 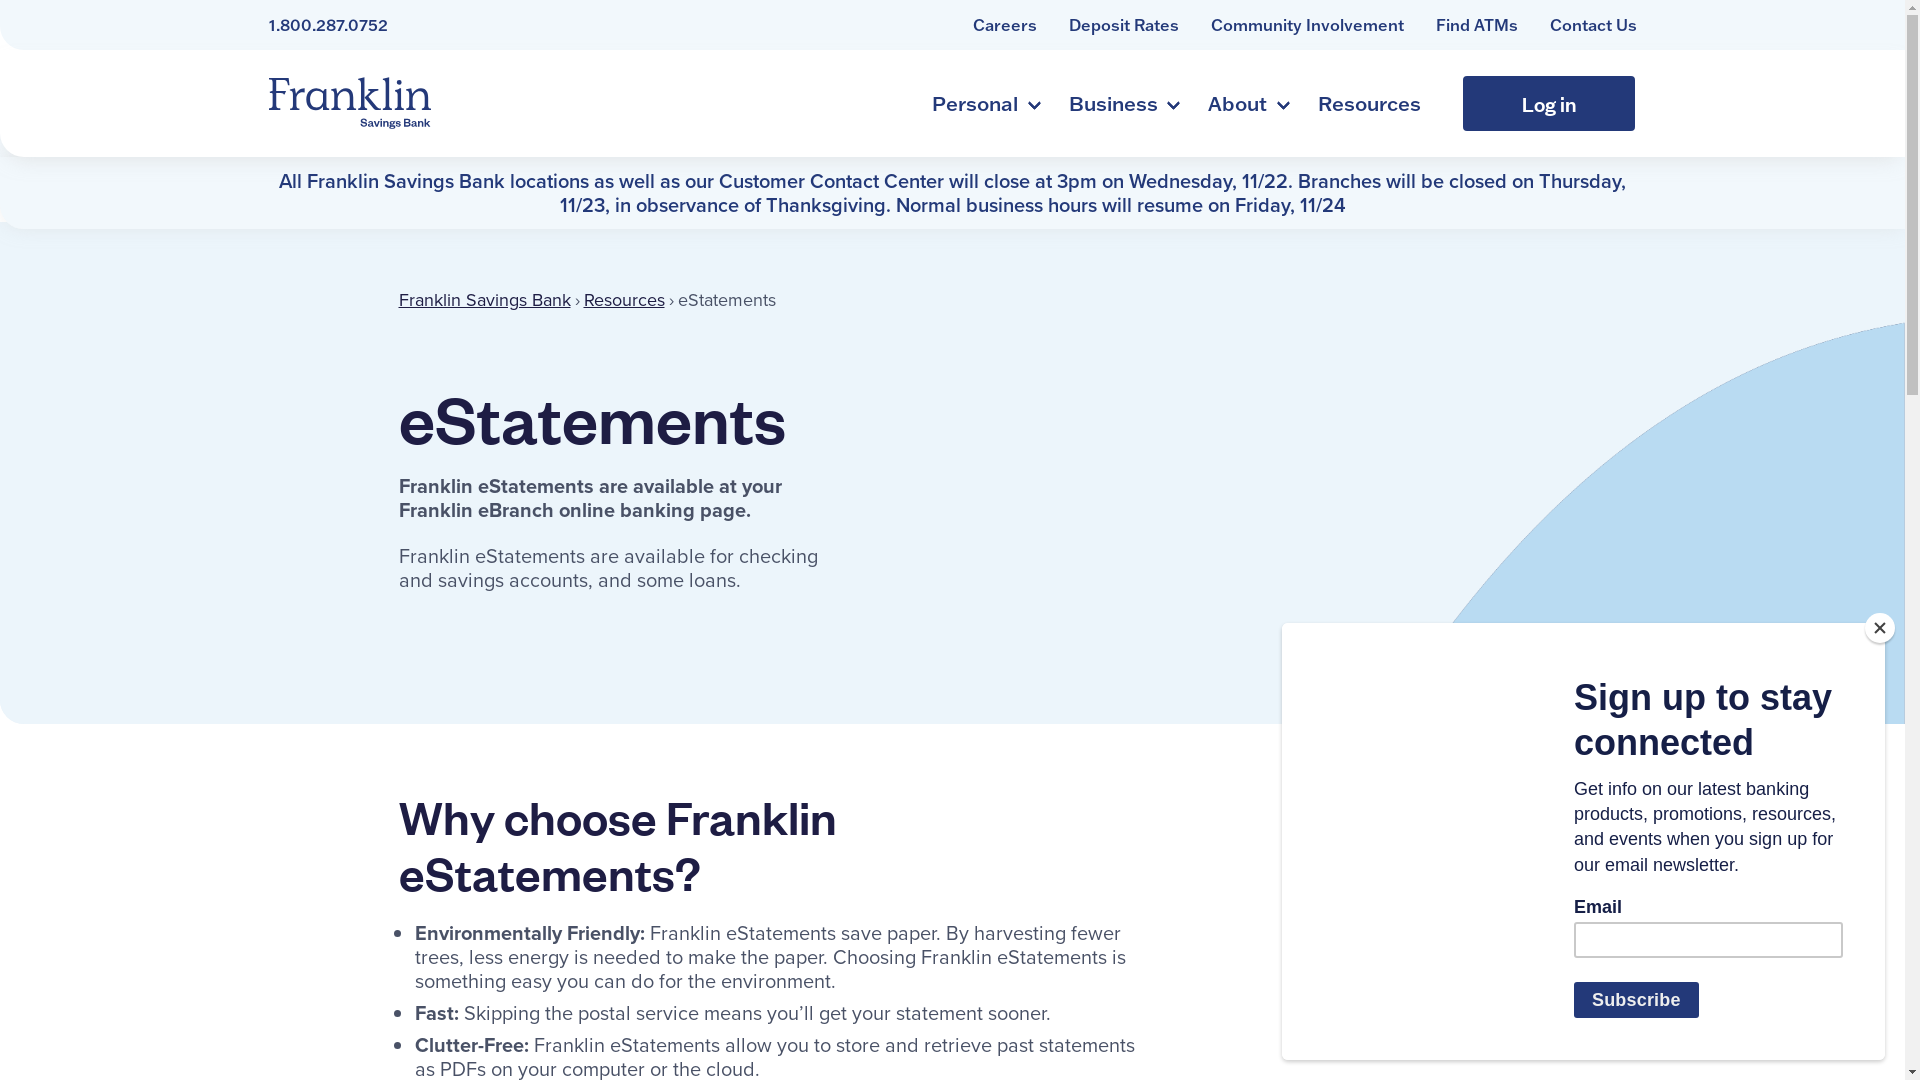 I want to click on 'Log in', so click(x=1546, y=103).